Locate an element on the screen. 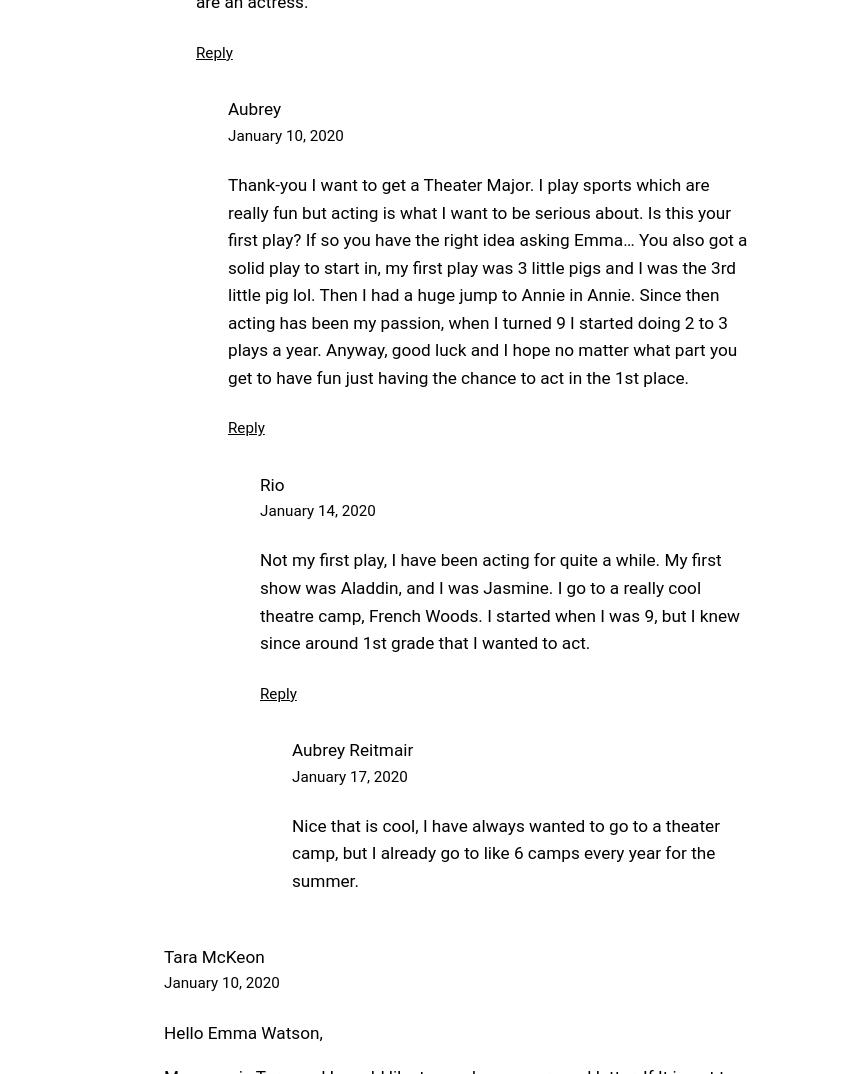  'Thank-you I want to get a Theater Major. I play sports which are really fun but acting is what I want to be serious about. Is this your first play? If so you have the right idea asking Emma… You also got a solid play to start in, my first play was 3 little pigs and I was the 3rd little pig lol. Then I had a huge jump to Annie in Annie. Since then acting has been my passion, when I turned 9 I started doing 2 to 3 plays a year. Anyway, good luck and I hope no matter what part you get to have fun just having the chance to act in the 1st place.' is located at coordinates (487, 280).